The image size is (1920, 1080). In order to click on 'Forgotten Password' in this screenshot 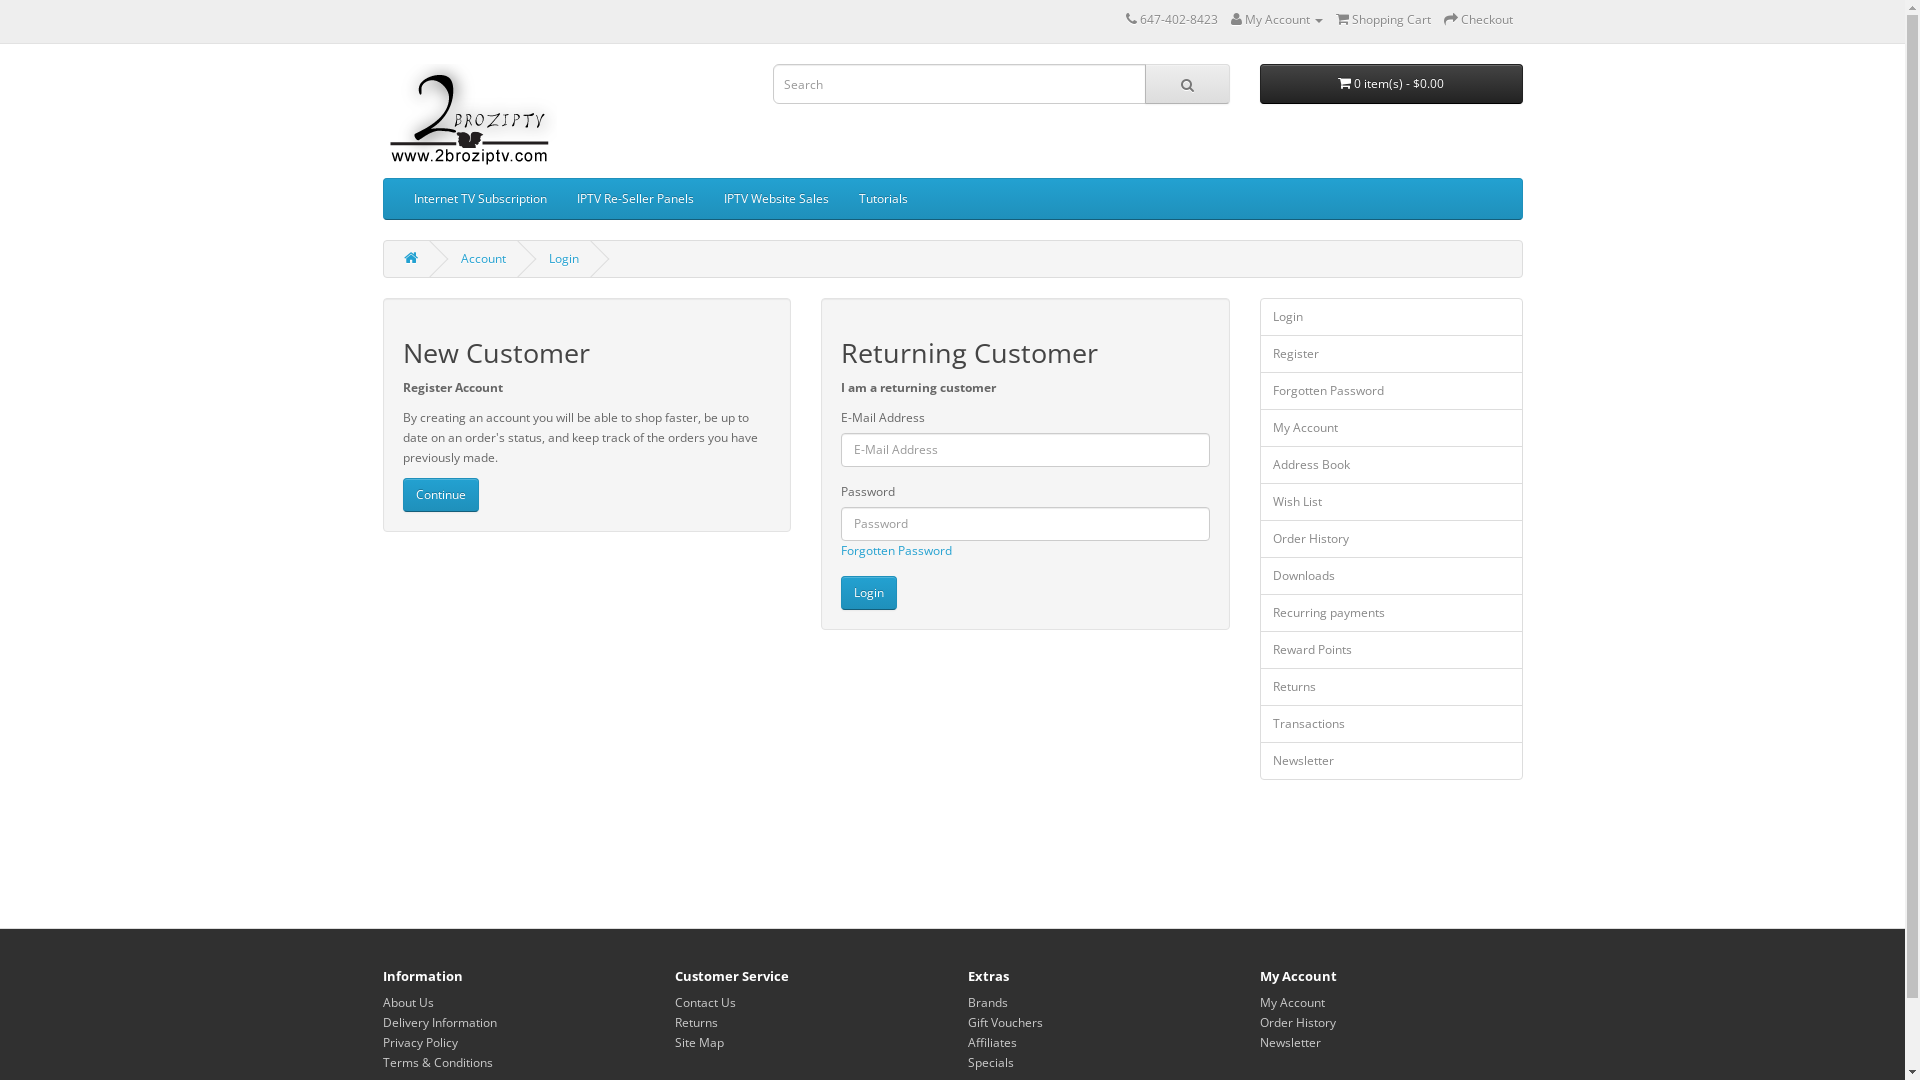, I will do `click(1390, 390)`.